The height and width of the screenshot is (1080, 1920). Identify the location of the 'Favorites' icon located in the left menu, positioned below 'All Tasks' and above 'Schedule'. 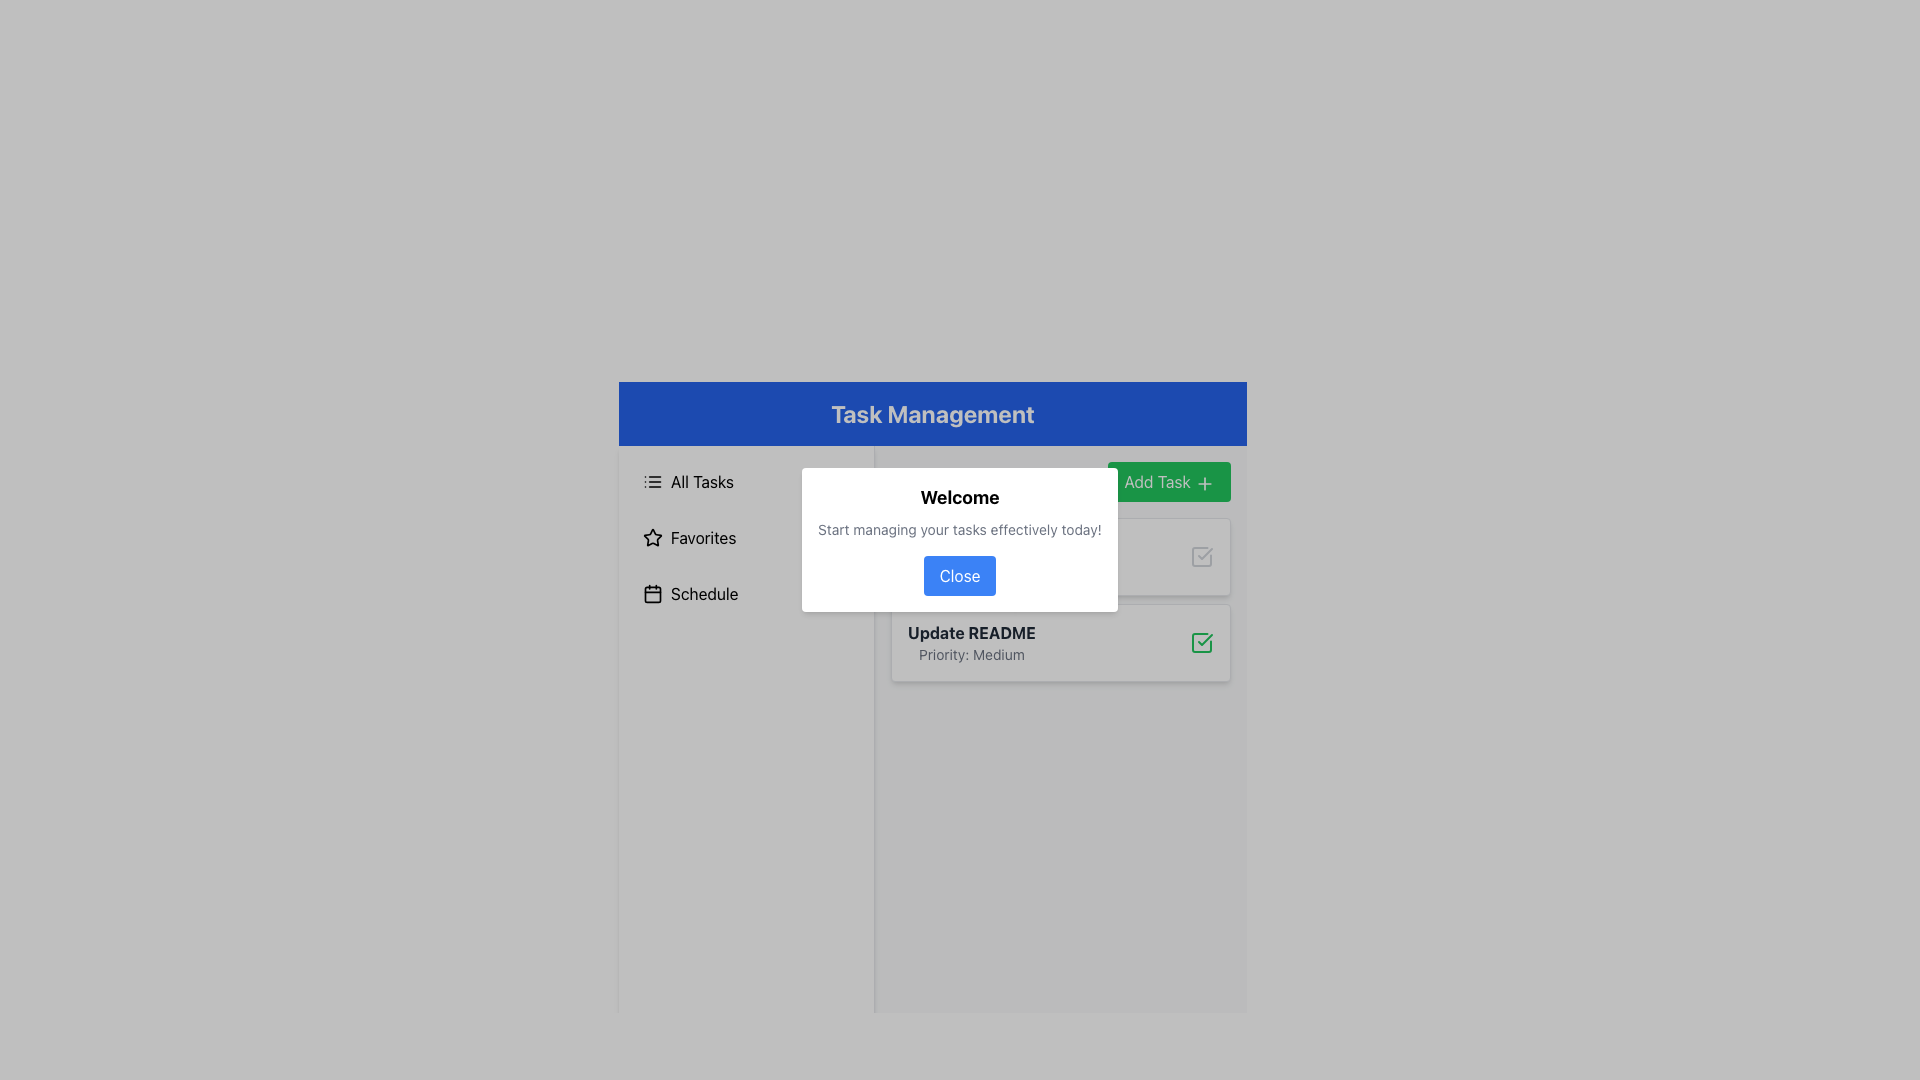
(652, 536).